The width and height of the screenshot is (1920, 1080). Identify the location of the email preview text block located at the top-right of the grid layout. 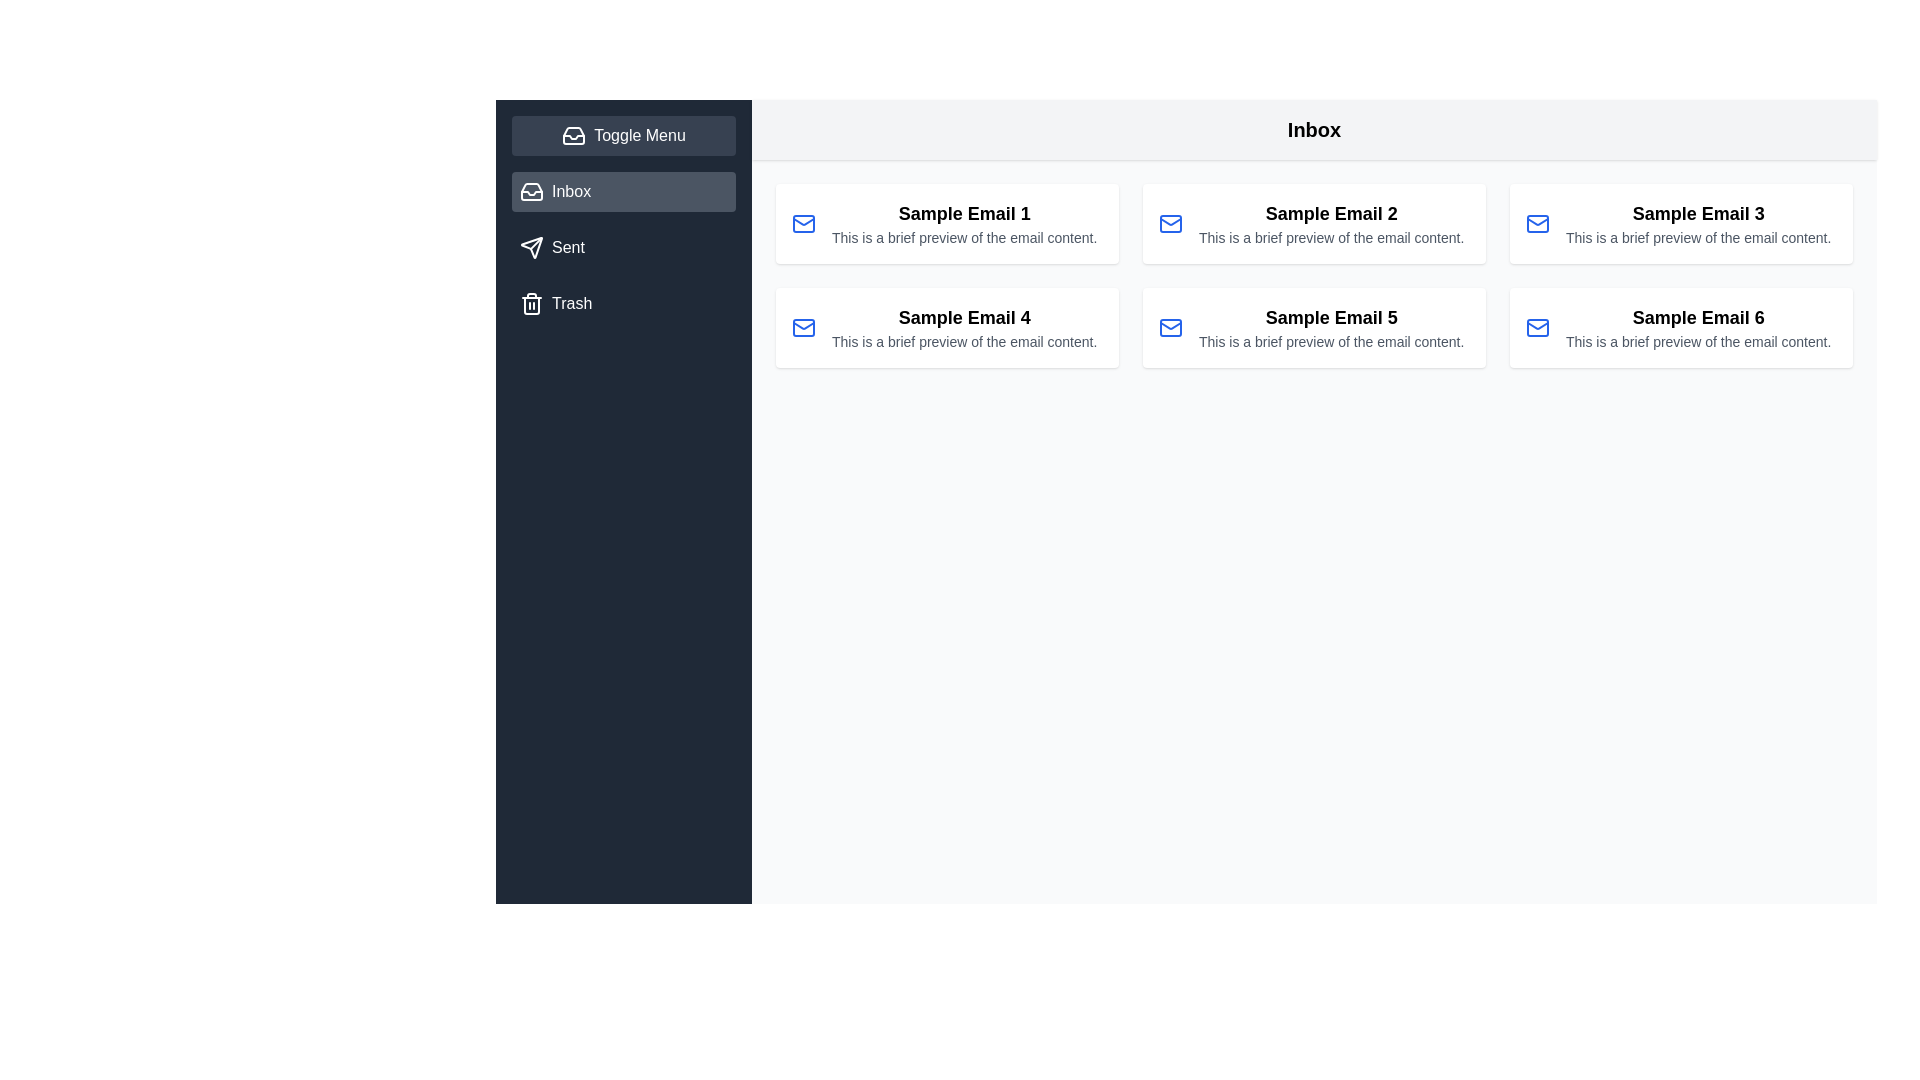
(1697, 223).